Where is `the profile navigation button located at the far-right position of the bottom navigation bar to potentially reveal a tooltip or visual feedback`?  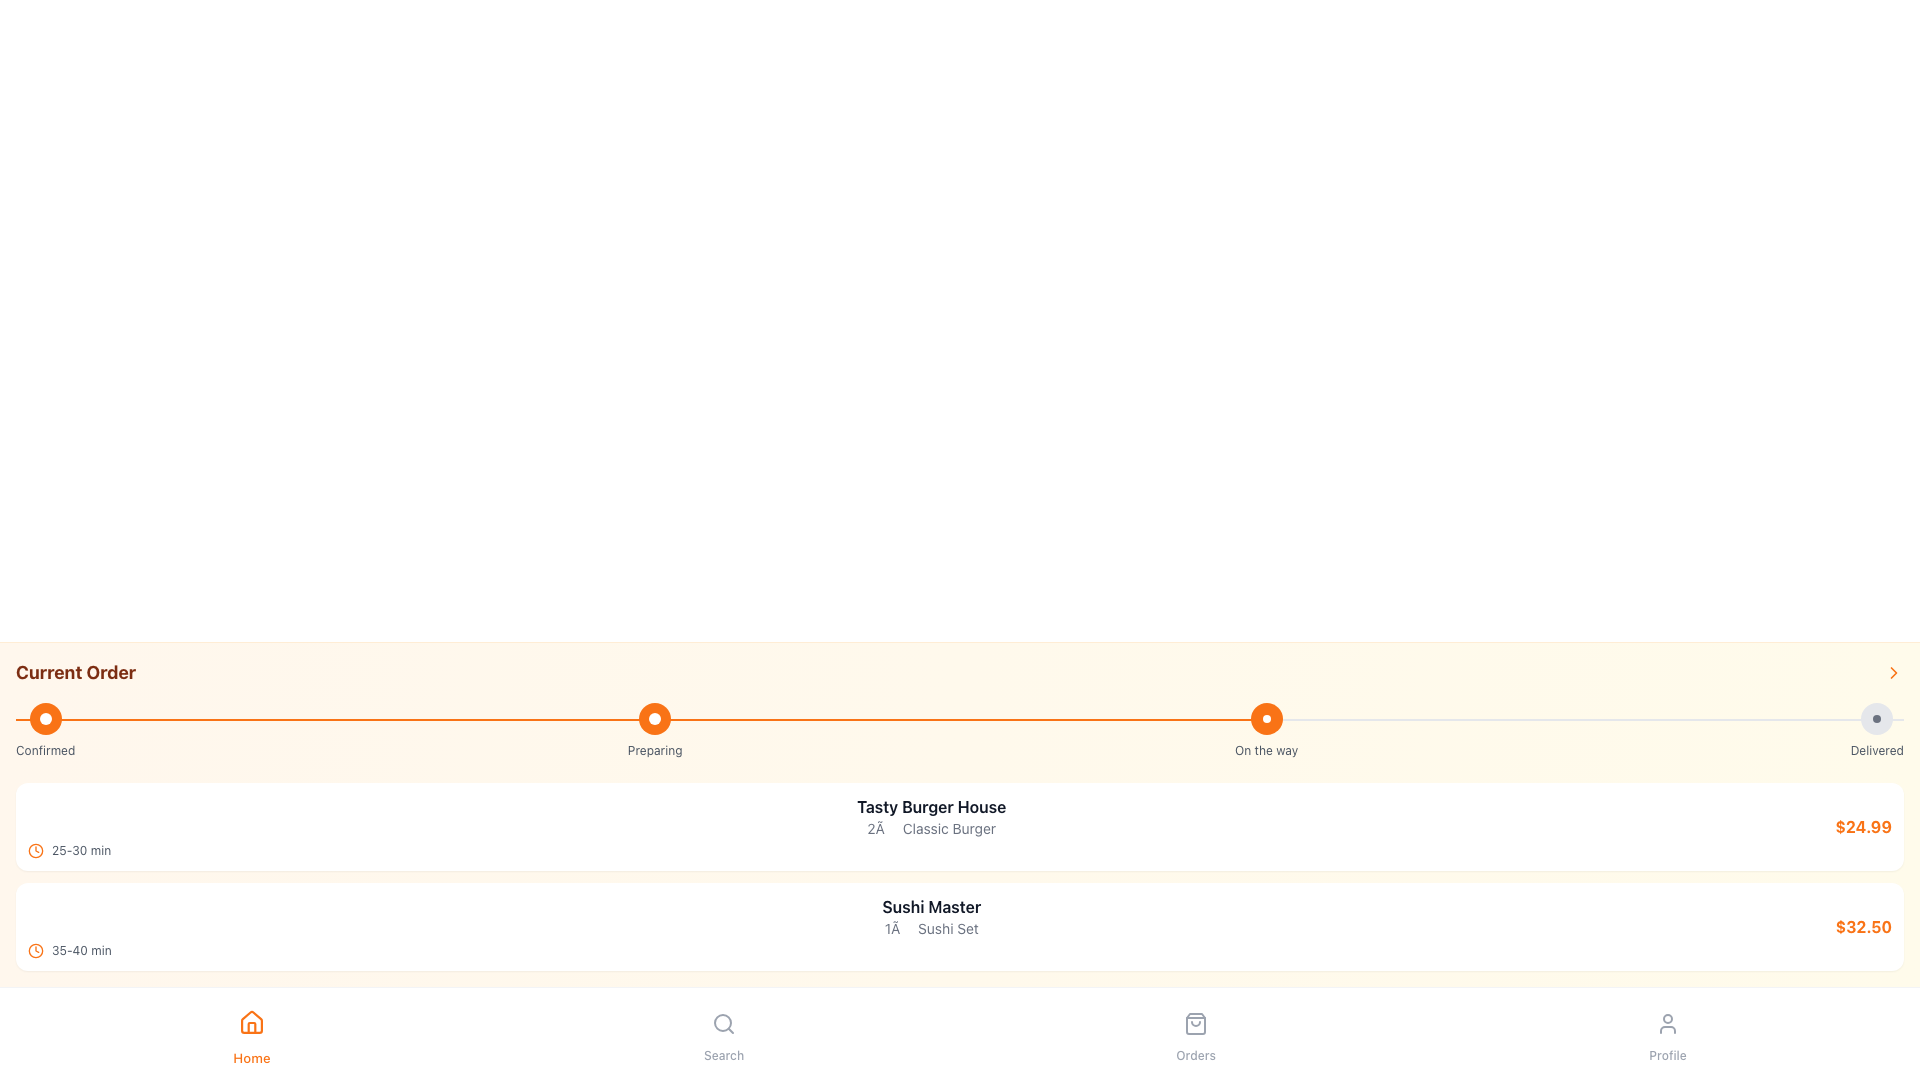 the profile navigation button located at the far-right position of the bottom navigation bar to potentially reveal a tooltip or visual feedback is located at coordinates (1668, 1023).